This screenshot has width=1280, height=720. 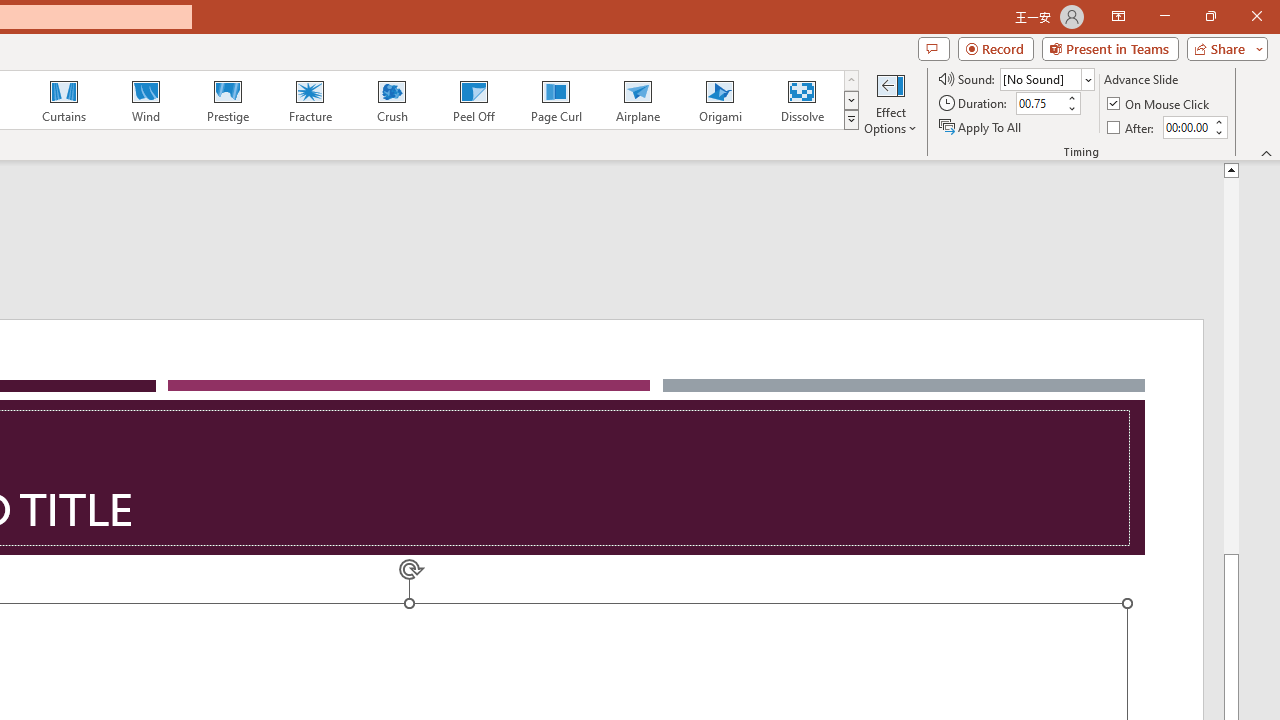 I want to click on 'Duration', so click(x=1040, y=103).